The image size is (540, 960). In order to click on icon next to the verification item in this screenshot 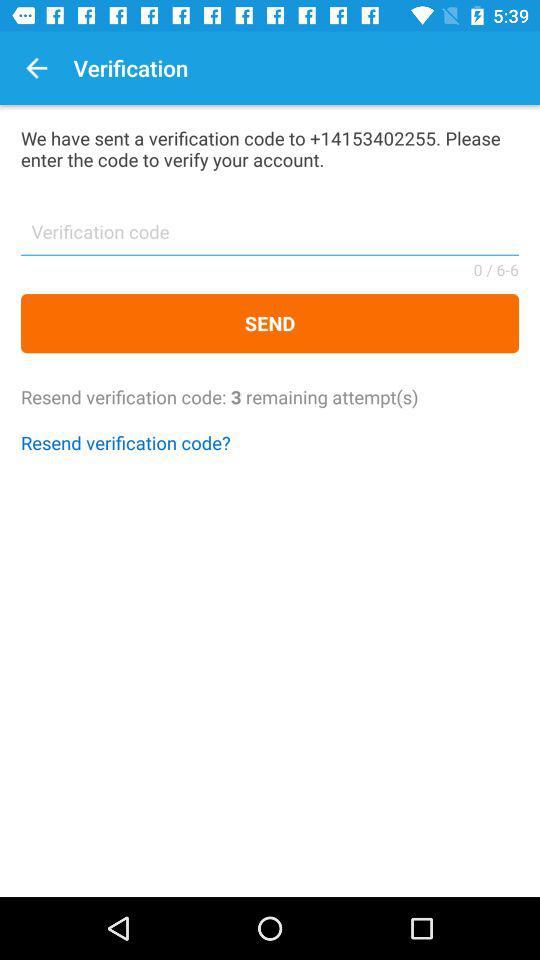, I will do `click(36, 68)`.